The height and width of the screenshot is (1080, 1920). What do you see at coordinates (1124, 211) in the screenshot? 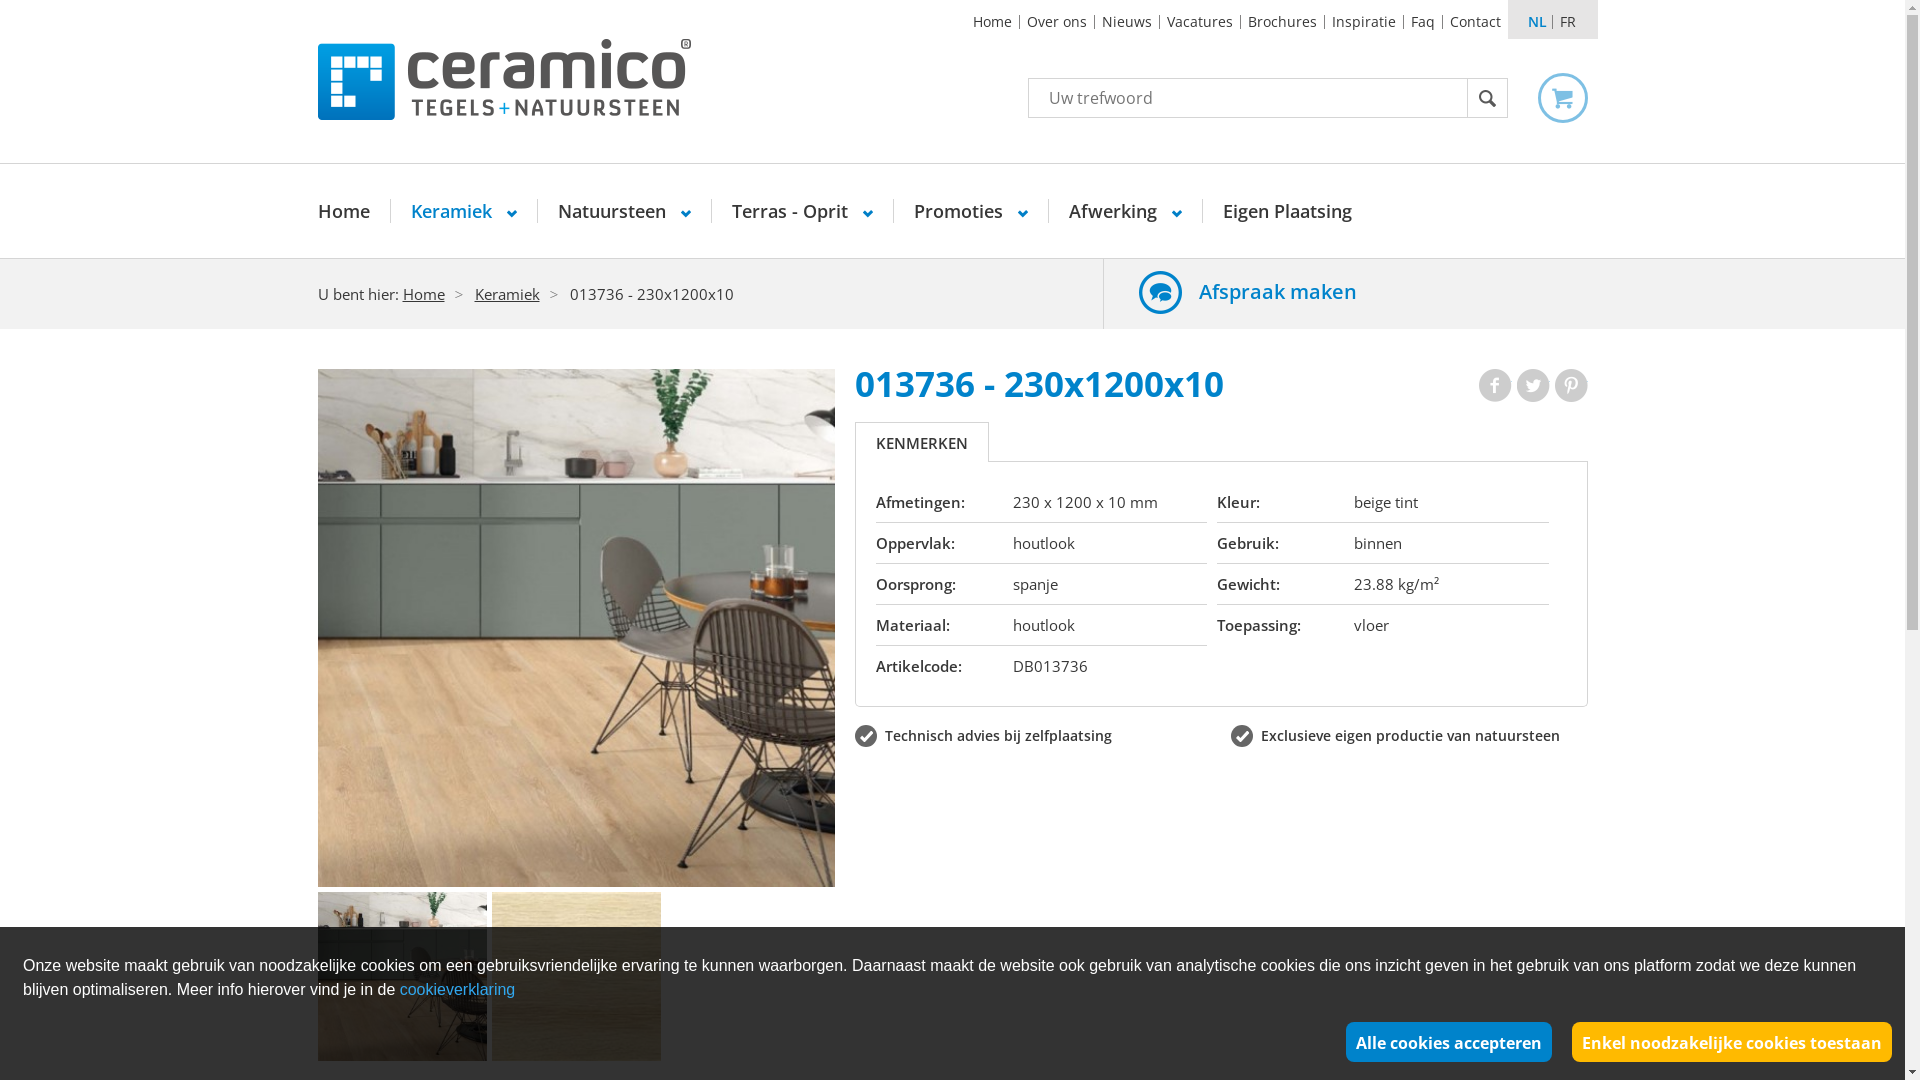
I see `'Afwerking'` at bounding box center [1124, 211].